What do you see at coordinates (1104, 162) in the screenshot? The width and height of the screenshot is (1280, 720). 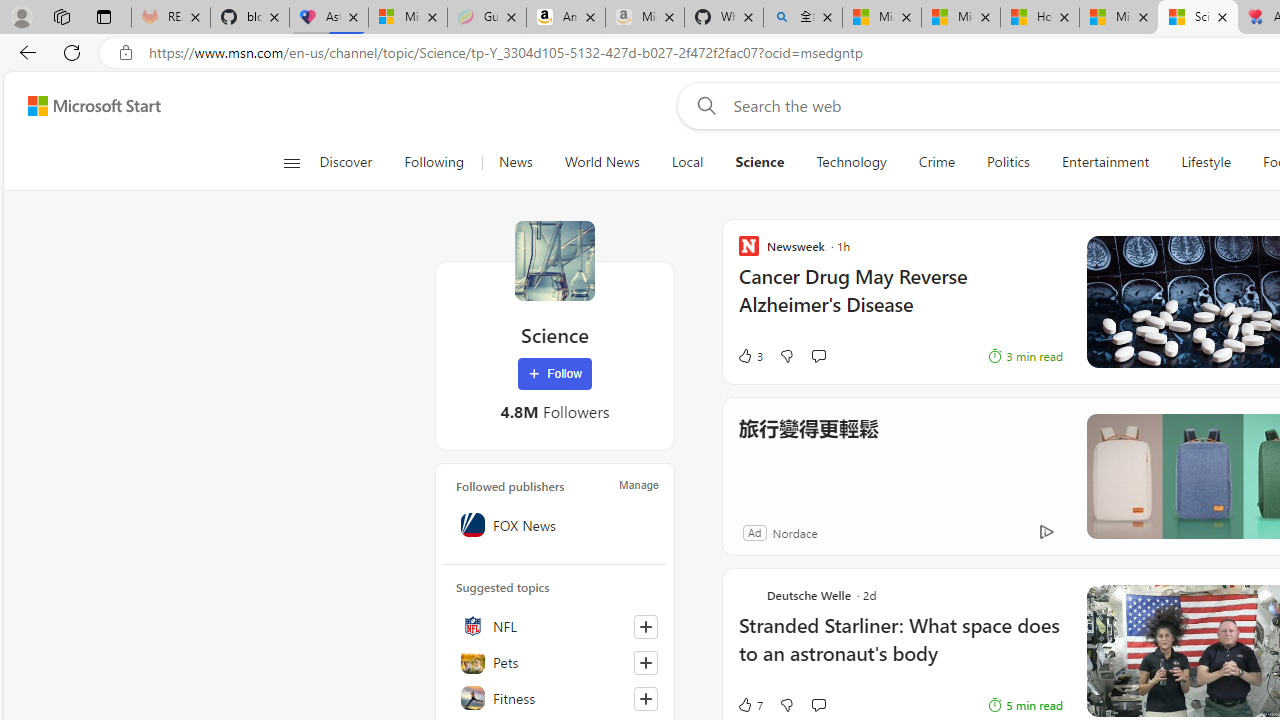 I see `'Entertainment'` at bounding box center [1104, 162].